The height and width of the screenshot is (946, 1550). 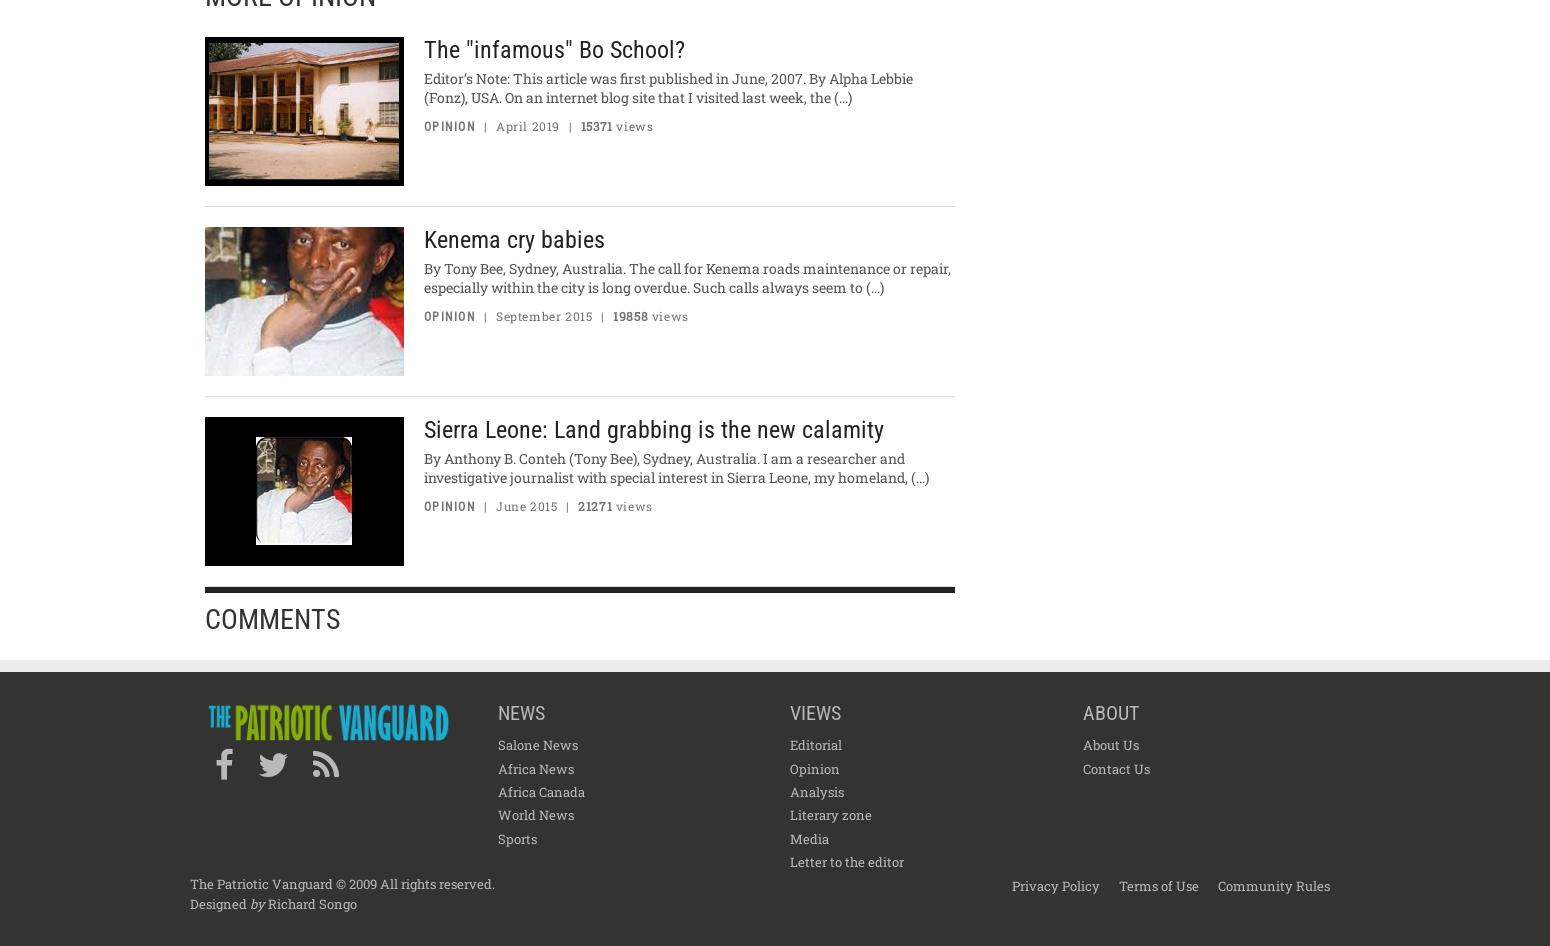 I want to click on 'April 2019', so click(x=526, y=125).